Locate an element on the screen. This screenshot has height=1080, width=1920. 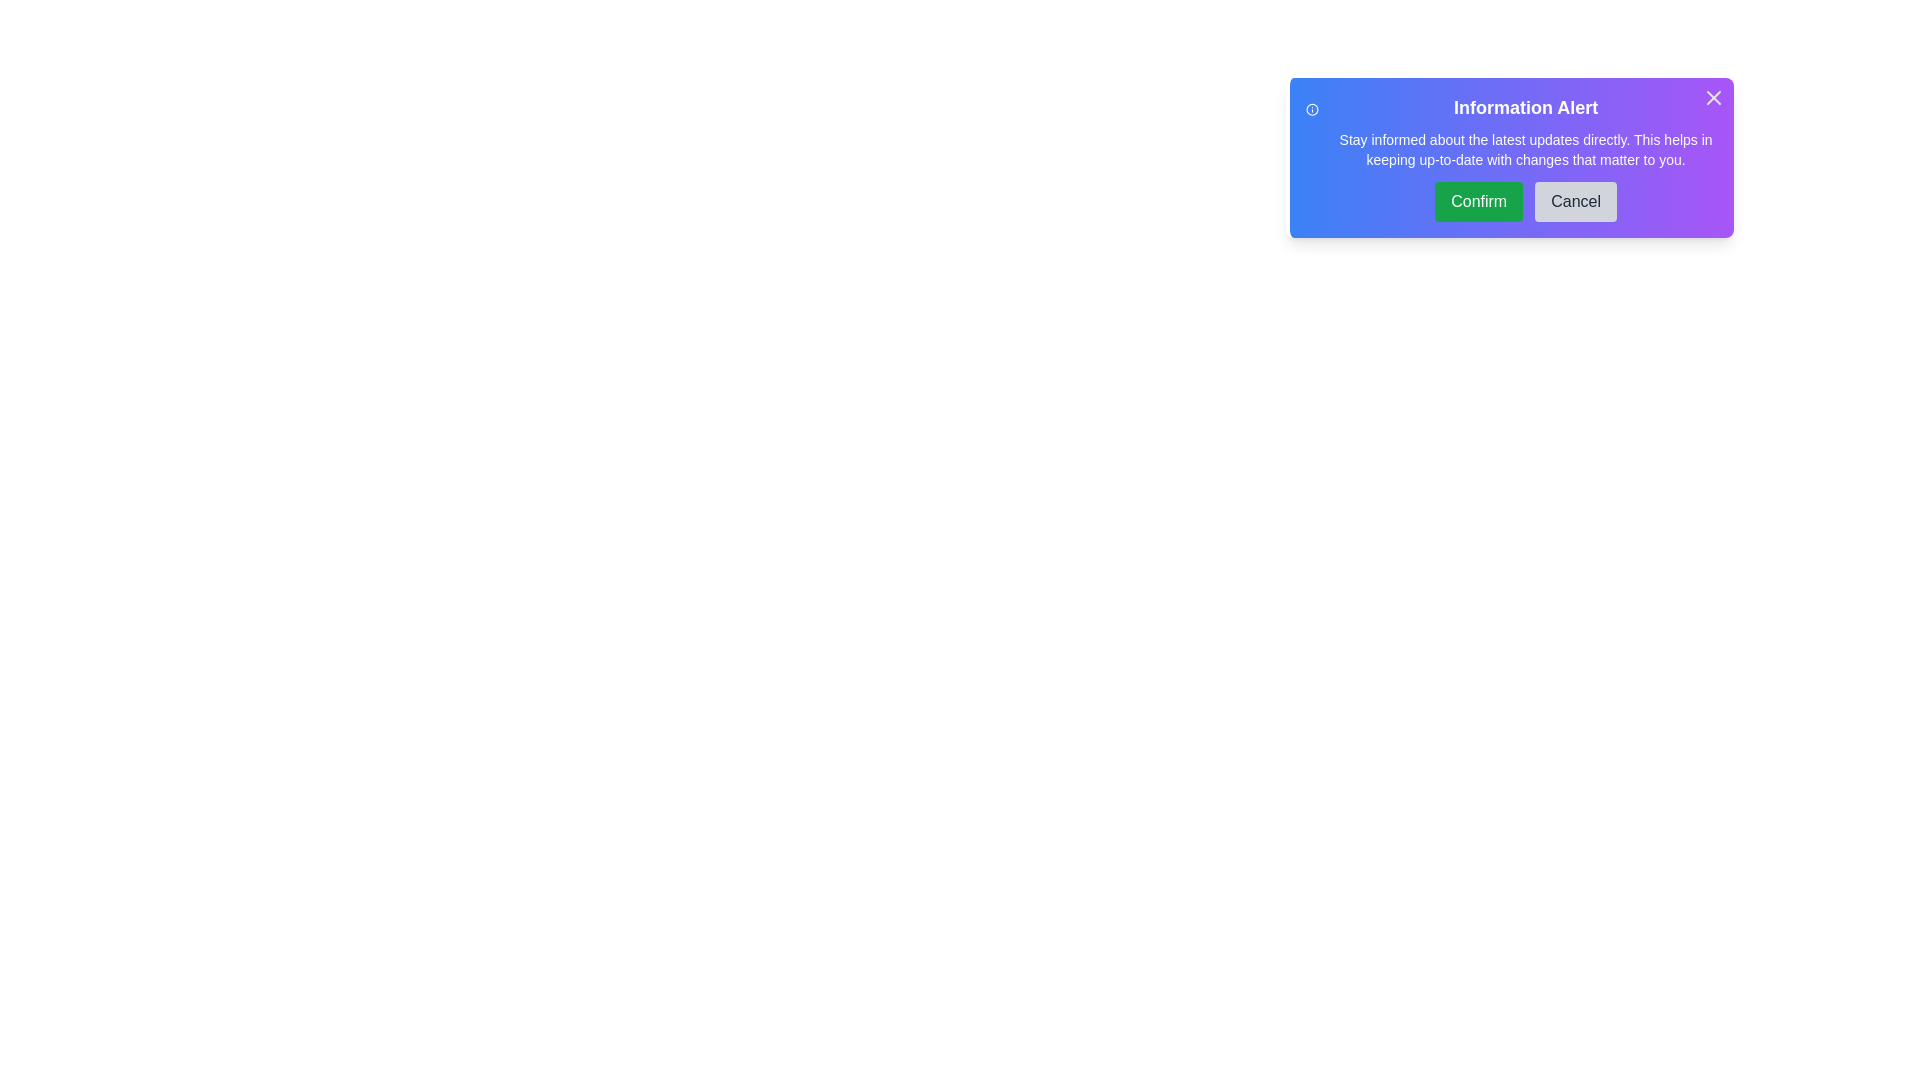
'Confirm' button to confirm the alert action is located at coordinates (1479, 201).